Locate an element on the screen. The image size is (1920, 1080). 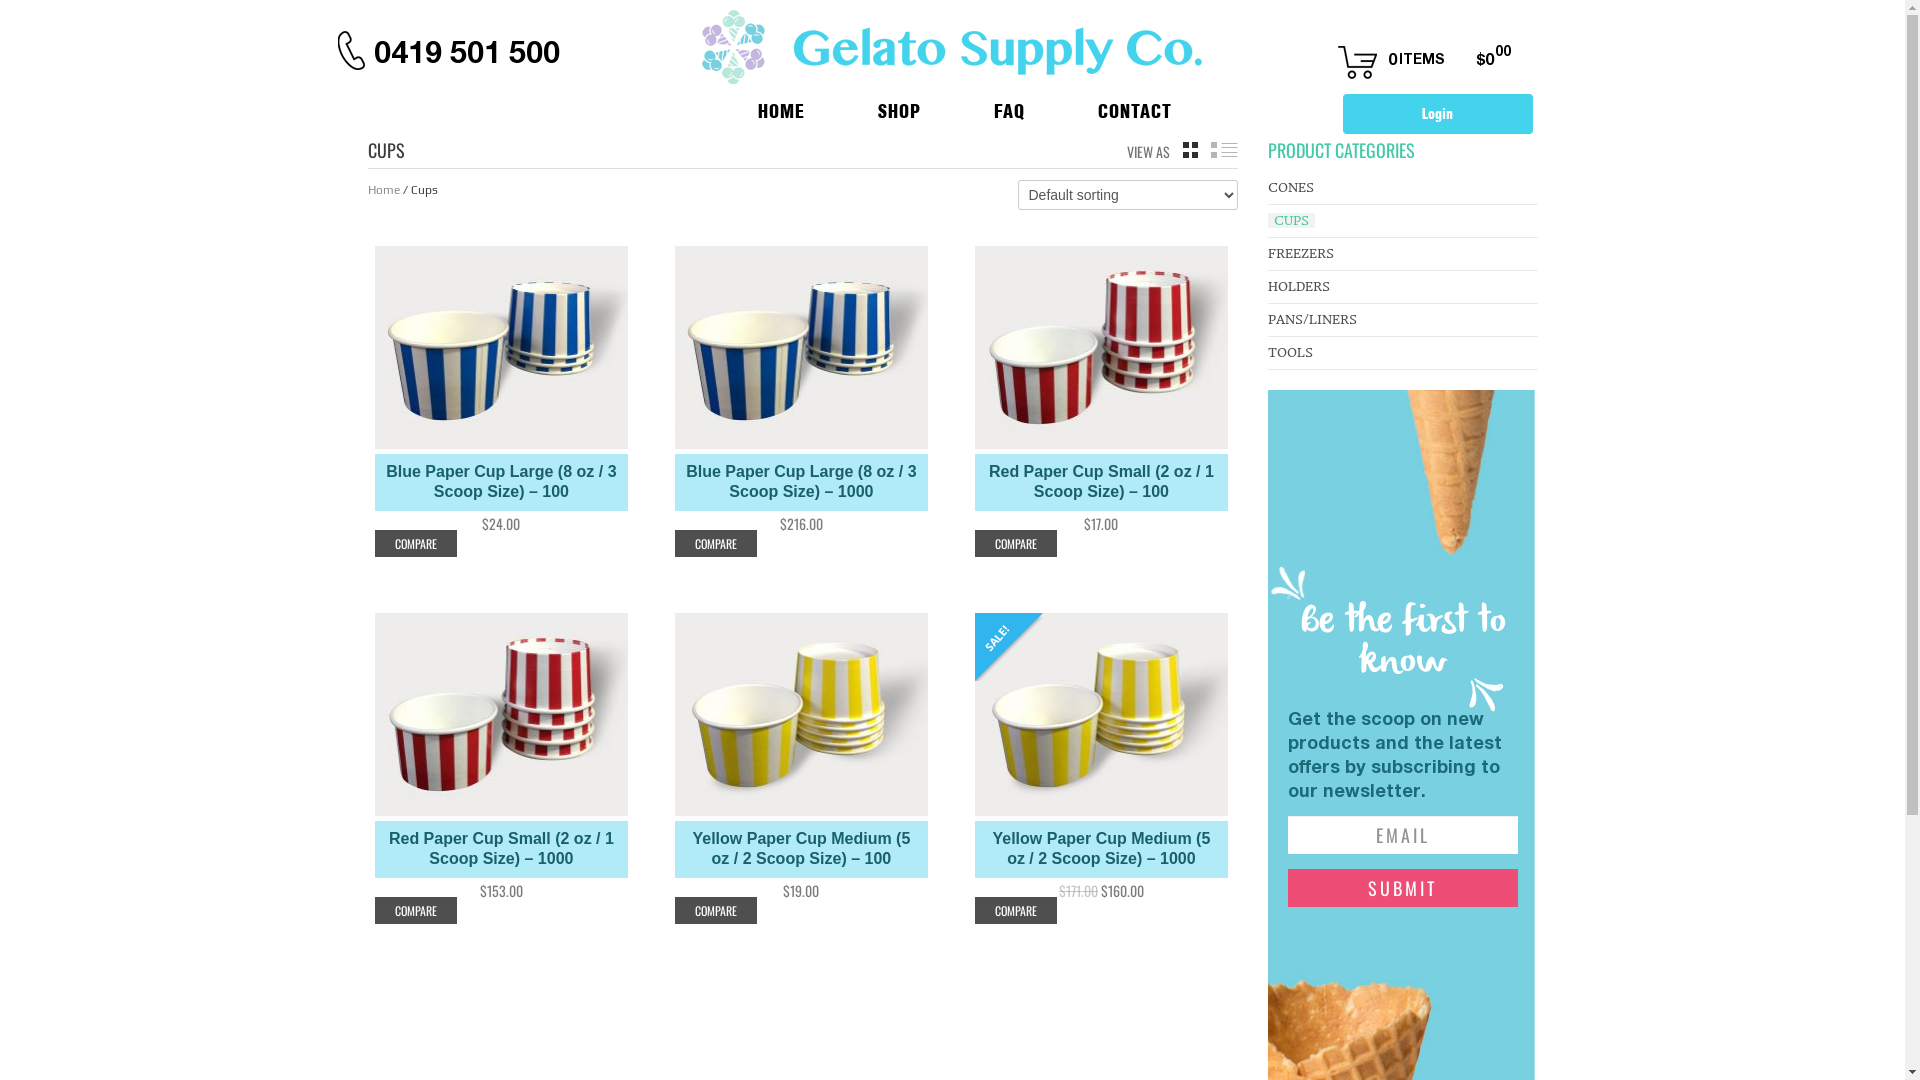
'Gelato Supply Co.' is located at coordinates (950, 45).